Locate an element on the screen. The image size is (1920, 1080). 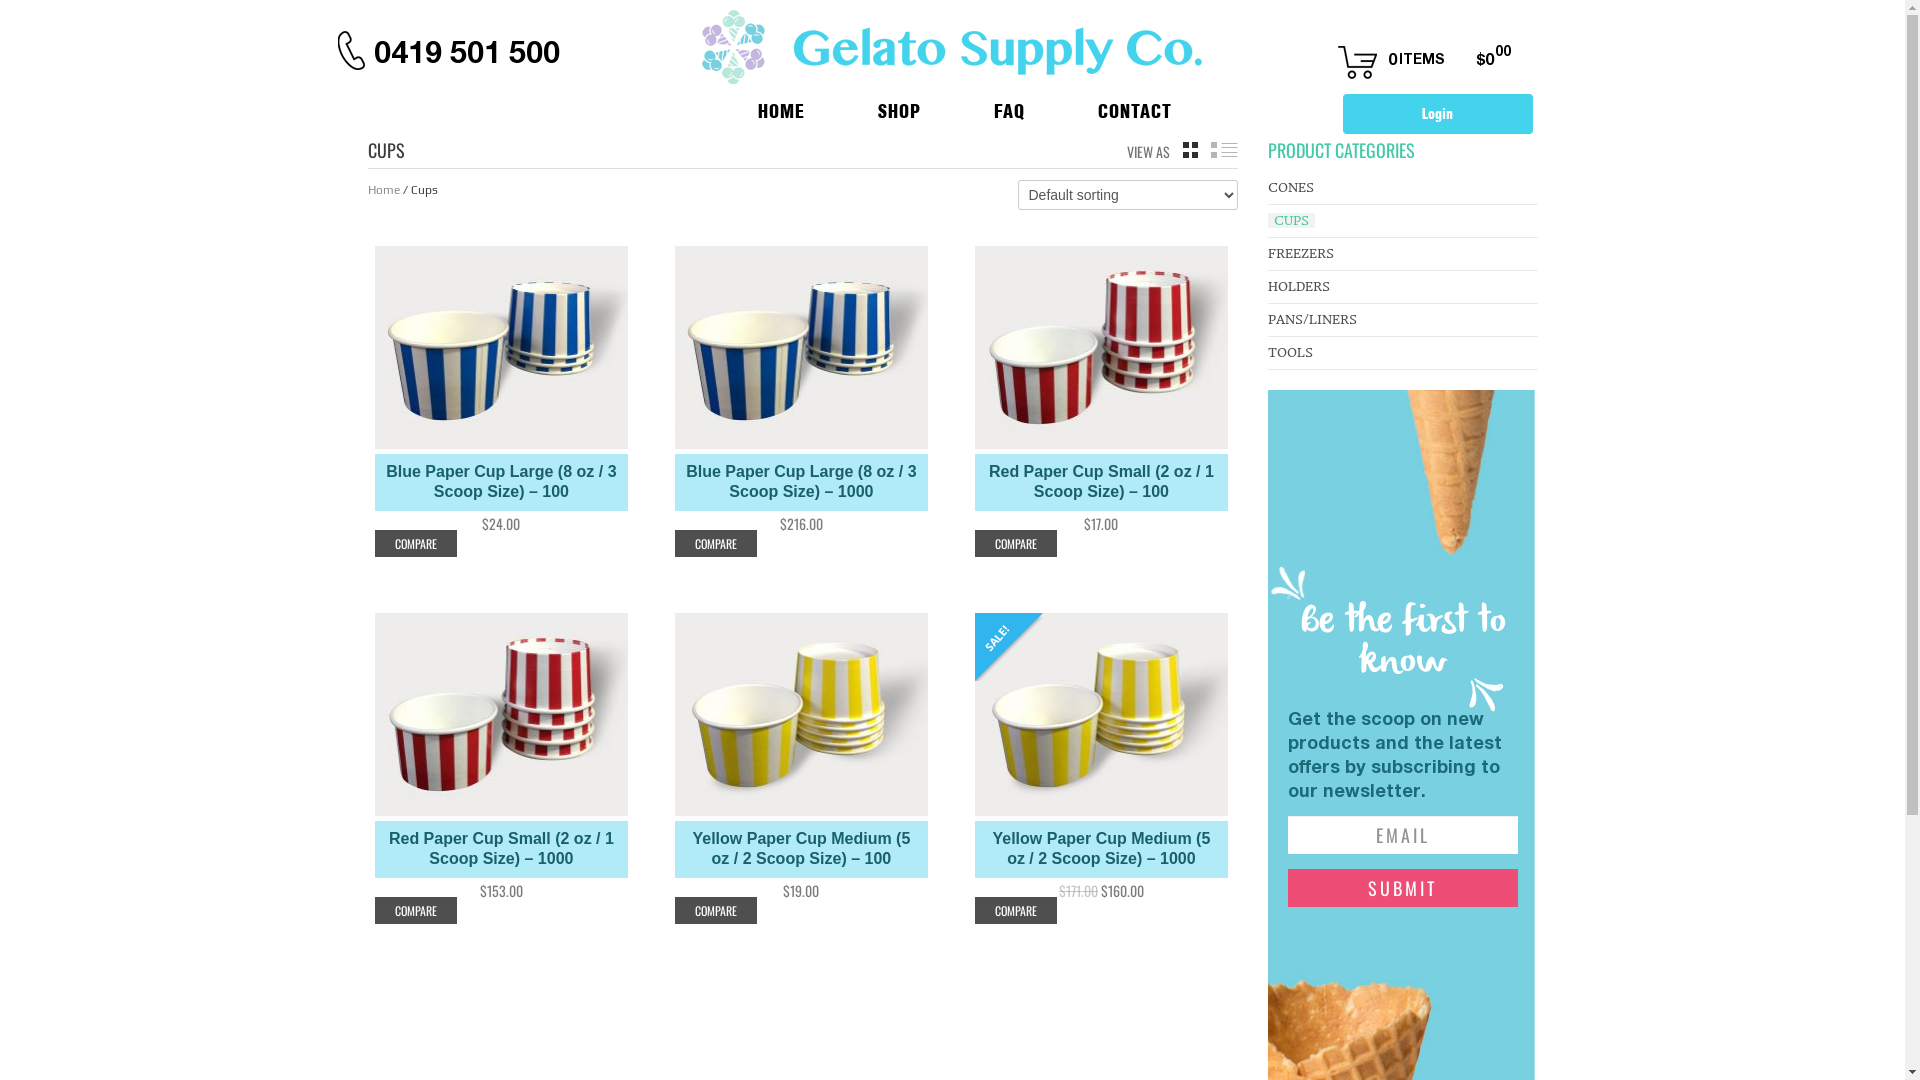
'Gelato Supply Co.' is located at coordinates (950, 45).